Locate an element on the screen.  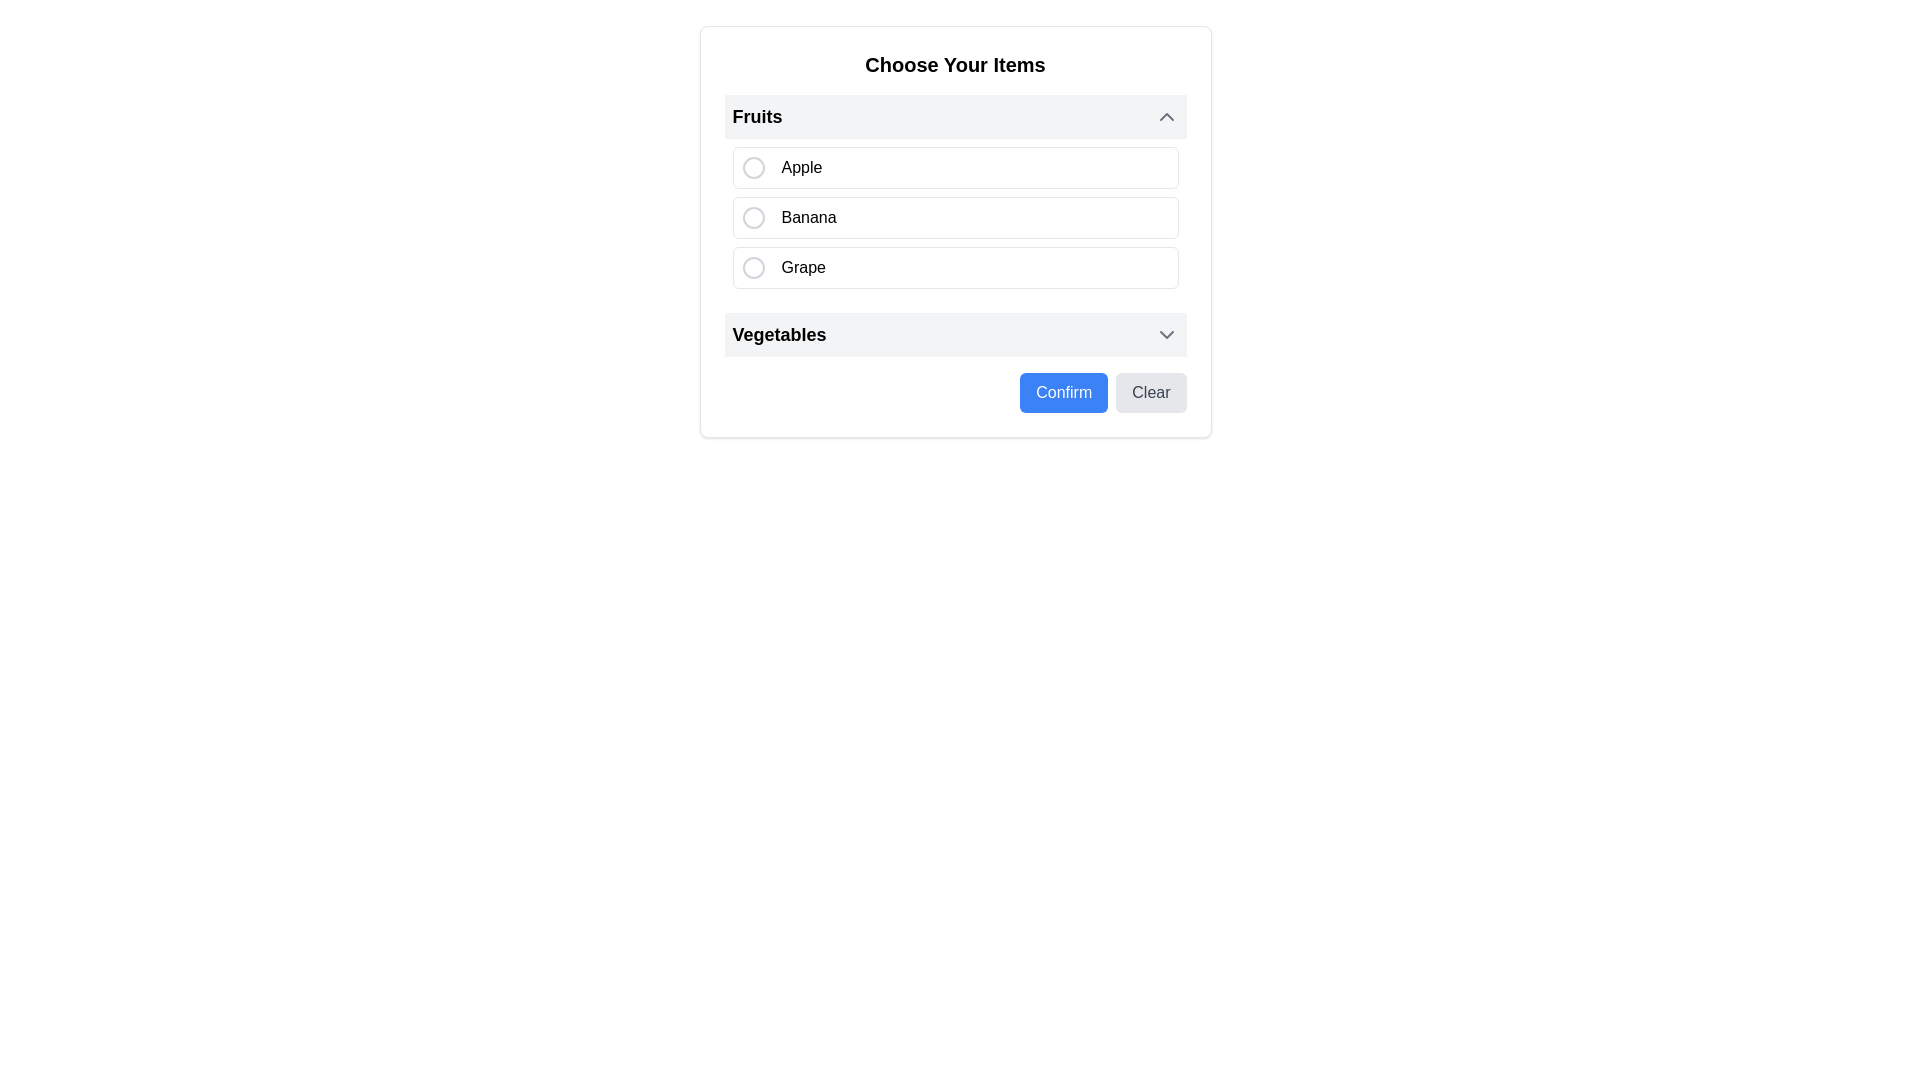
the radio button for the option 'Apple' in the 'Fruits' section of the 'Choose Your Items' card interface is located at coordinates (752, 167).